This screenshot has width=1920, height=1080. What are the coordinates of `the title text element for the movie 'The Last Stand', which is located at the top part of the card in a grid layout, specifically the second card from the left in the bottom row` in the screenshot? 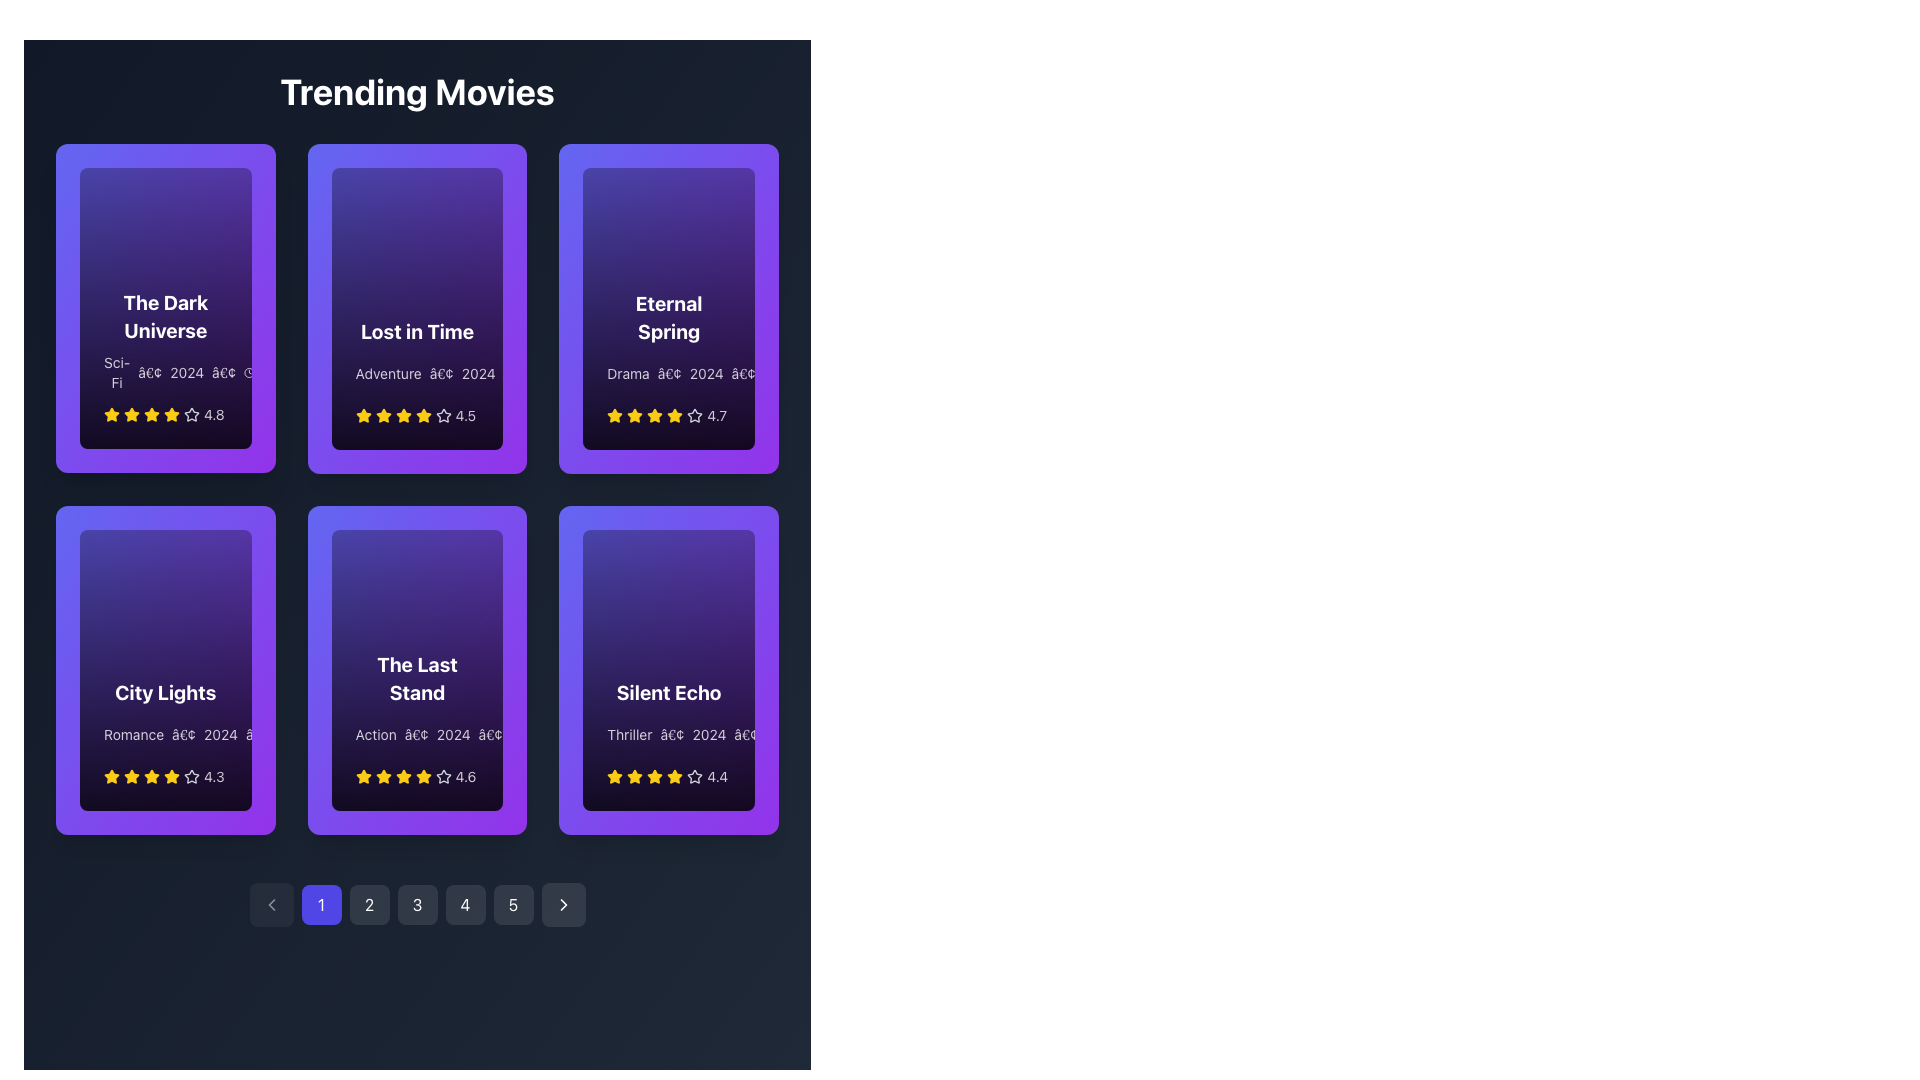 It's located at (416, 677).